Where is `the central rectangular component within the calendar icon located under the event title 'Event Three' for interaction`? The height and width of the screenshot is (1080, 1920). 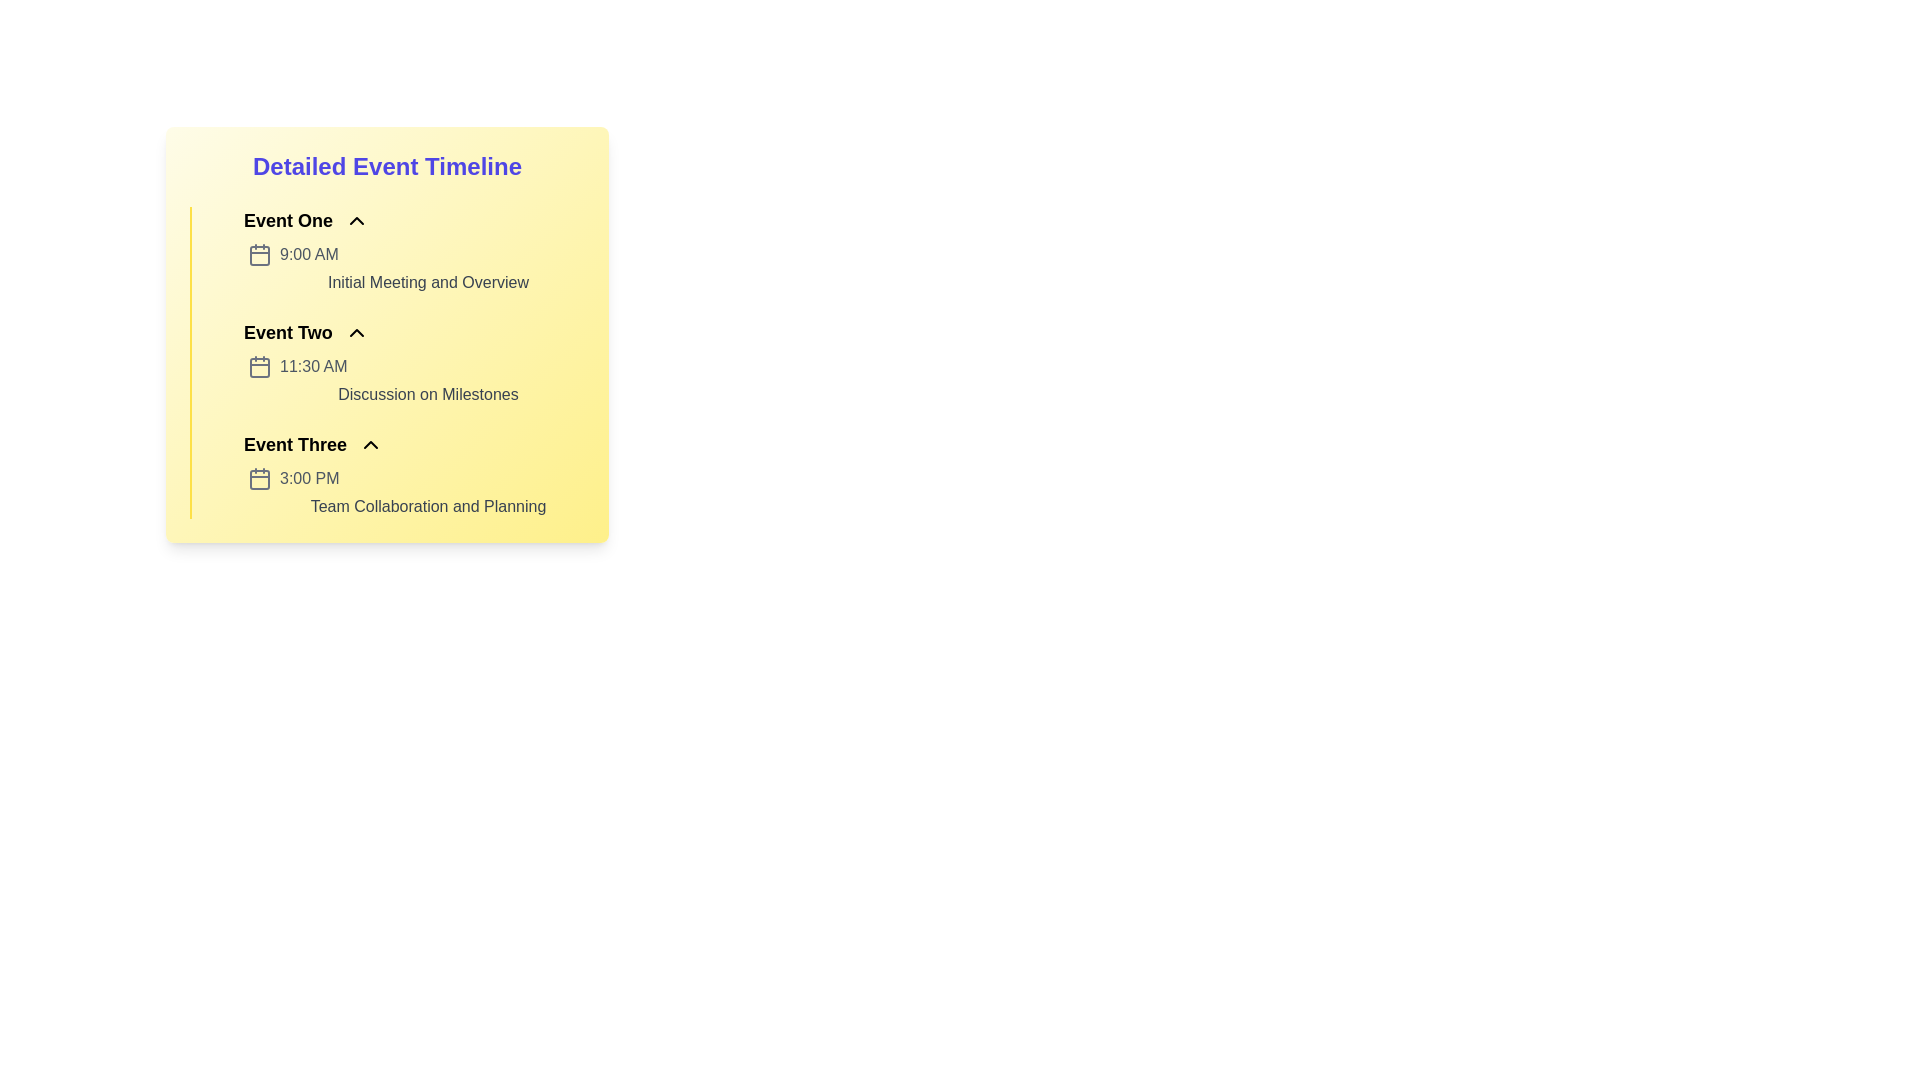
the central rectangular component within the calendar icon located under the event title 'Event Three' for interaction is located at coordinates (258, 479).